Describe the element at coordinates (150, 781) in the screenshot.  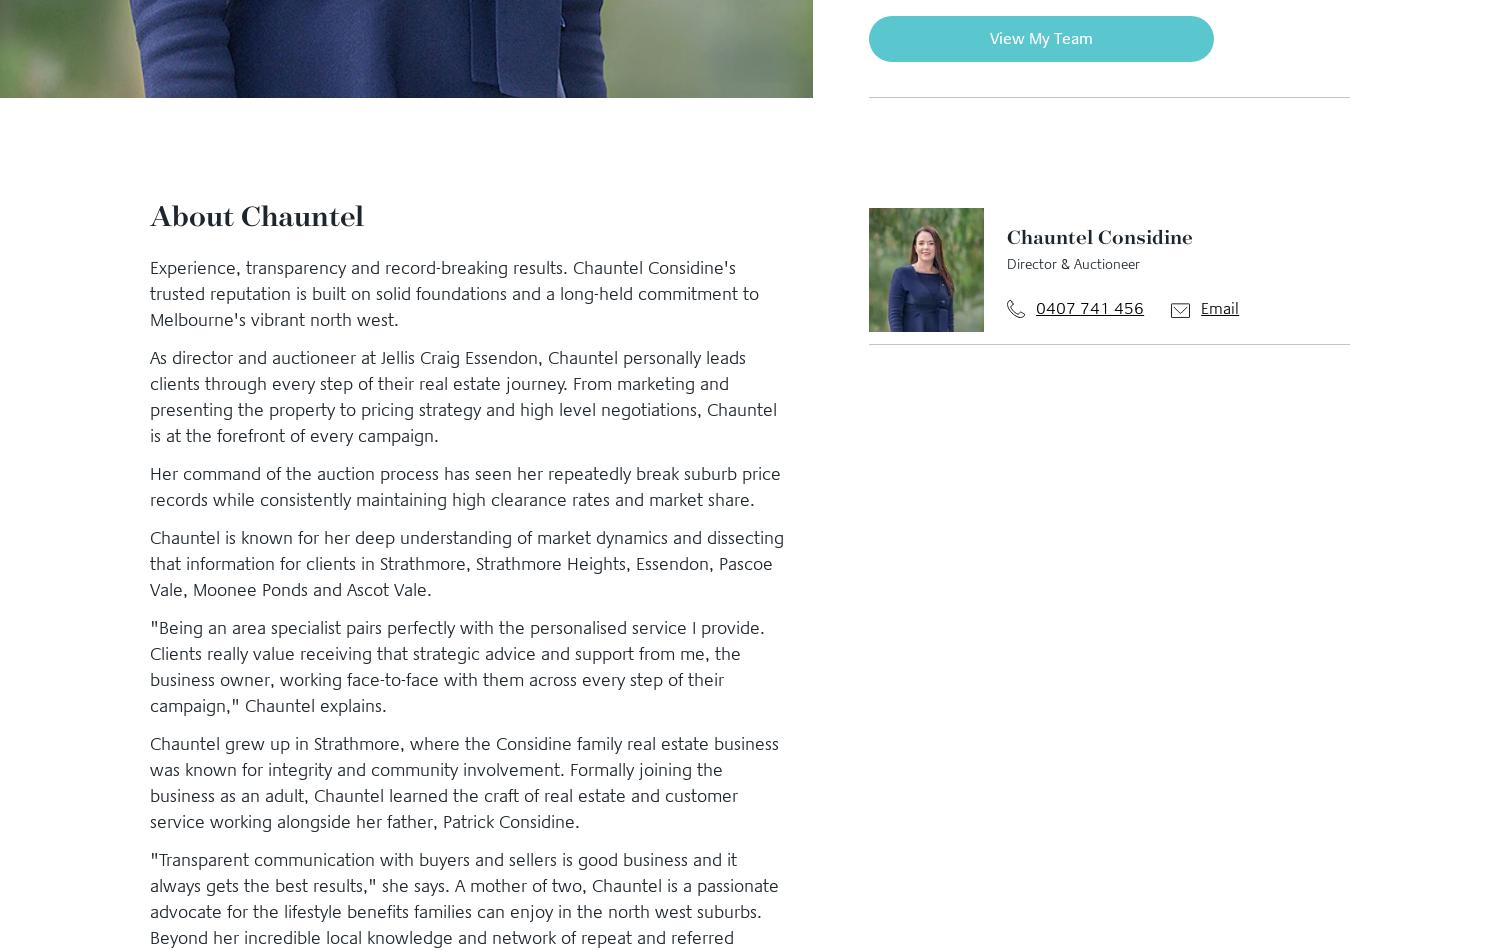
I see `'Chauntel grew up in Strathmore, where the Considine family real estate business was known for integrity and community involvement. Formally joining the business as an adult, Chauntel learned the craft of real estate and customer service working alongside her father, Patrick Considine.'` at that location.